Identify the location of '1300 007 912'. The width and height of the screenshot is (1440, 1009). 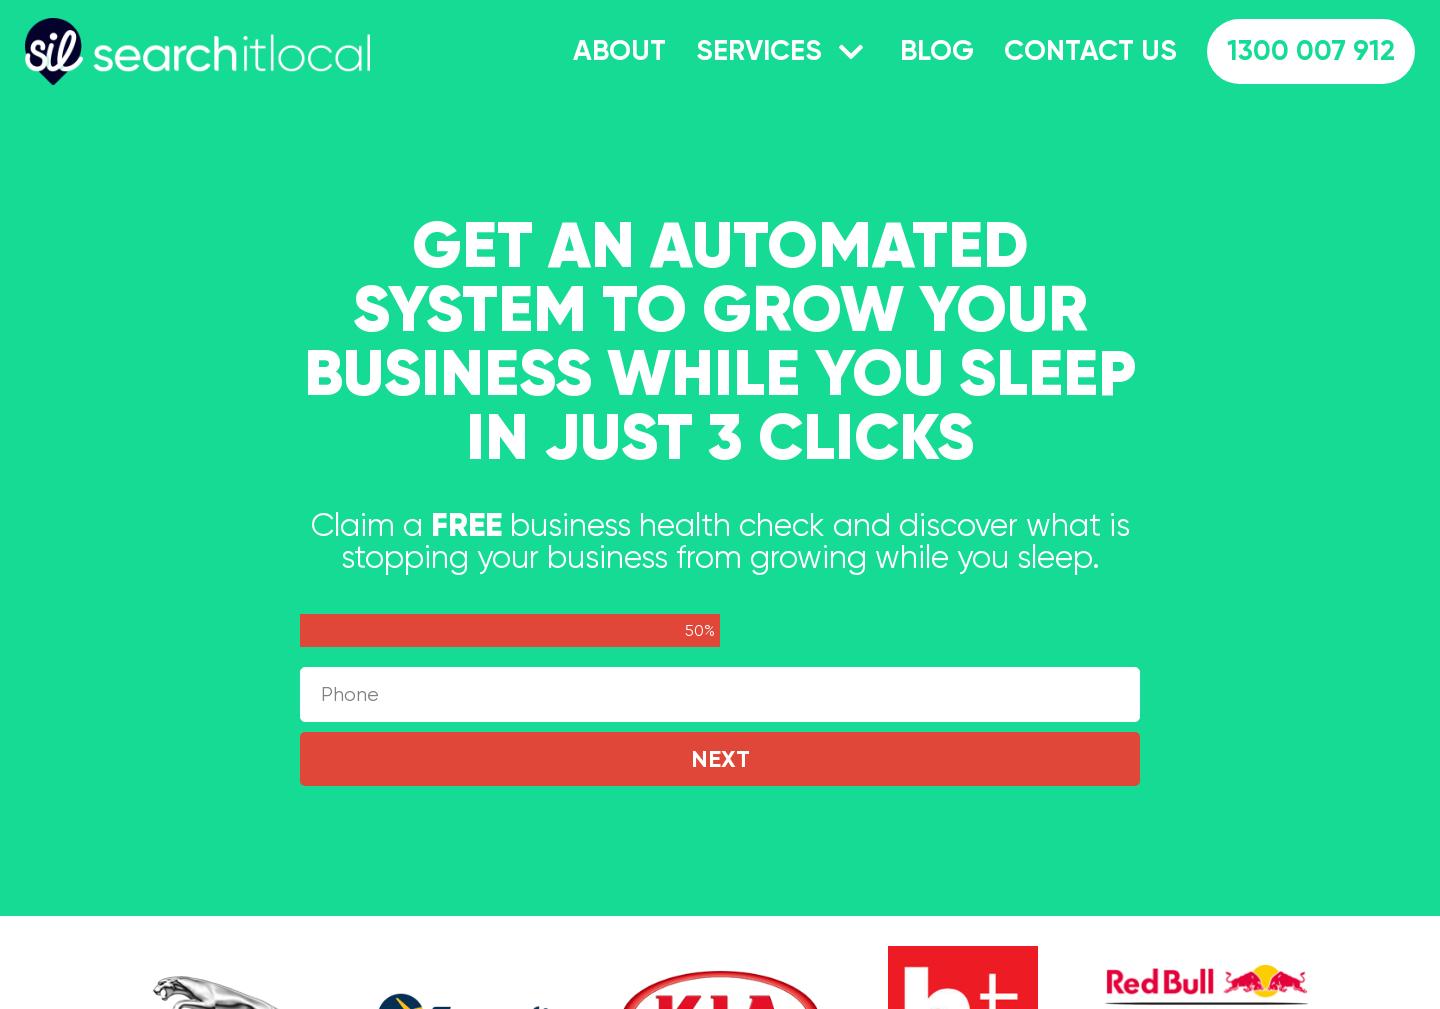
(1310, 49).